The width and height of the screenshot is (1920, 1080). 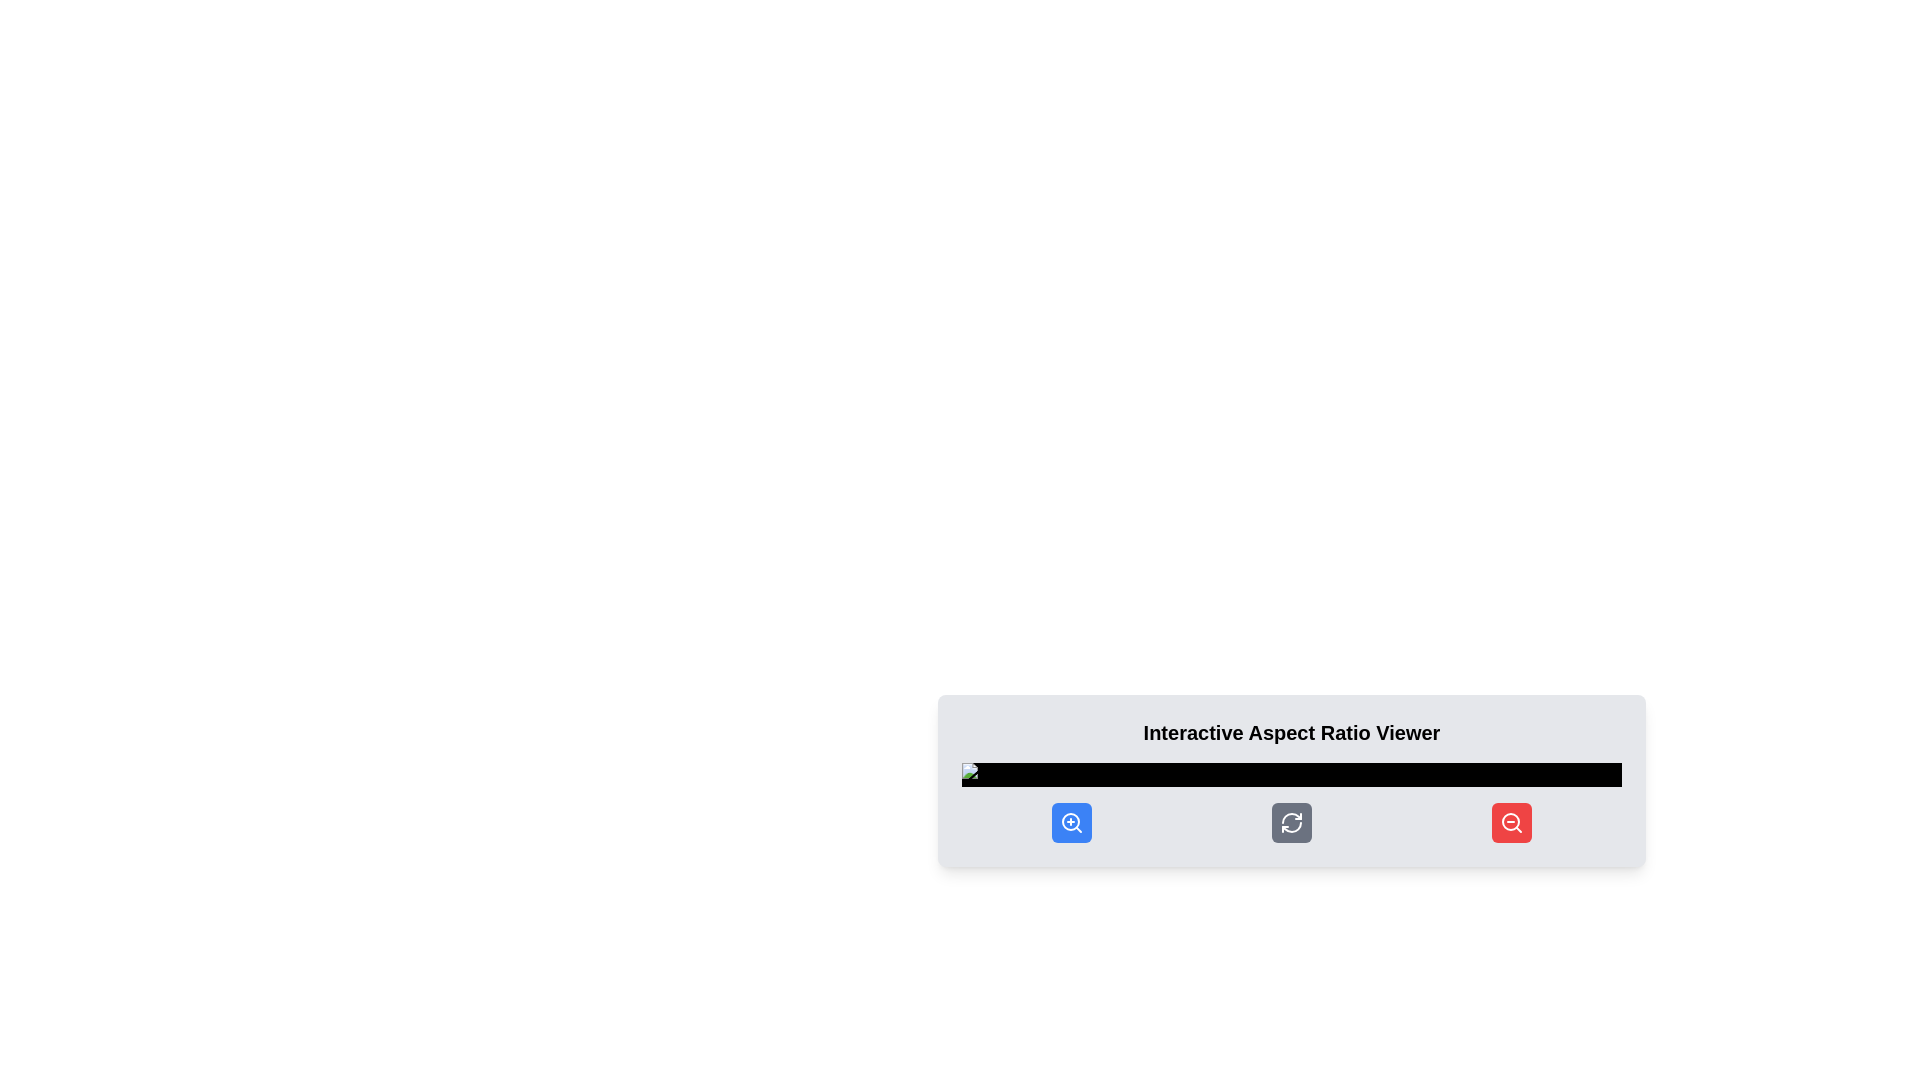 What do you see at coordinates (1291, 779) in the screenshot?
I see `the control buttons on the interactive panel located at the bottom of the panel, which has a light gray background and three circular icon buttons colored blue, gray, and red` at bounding box center [1291, 779].